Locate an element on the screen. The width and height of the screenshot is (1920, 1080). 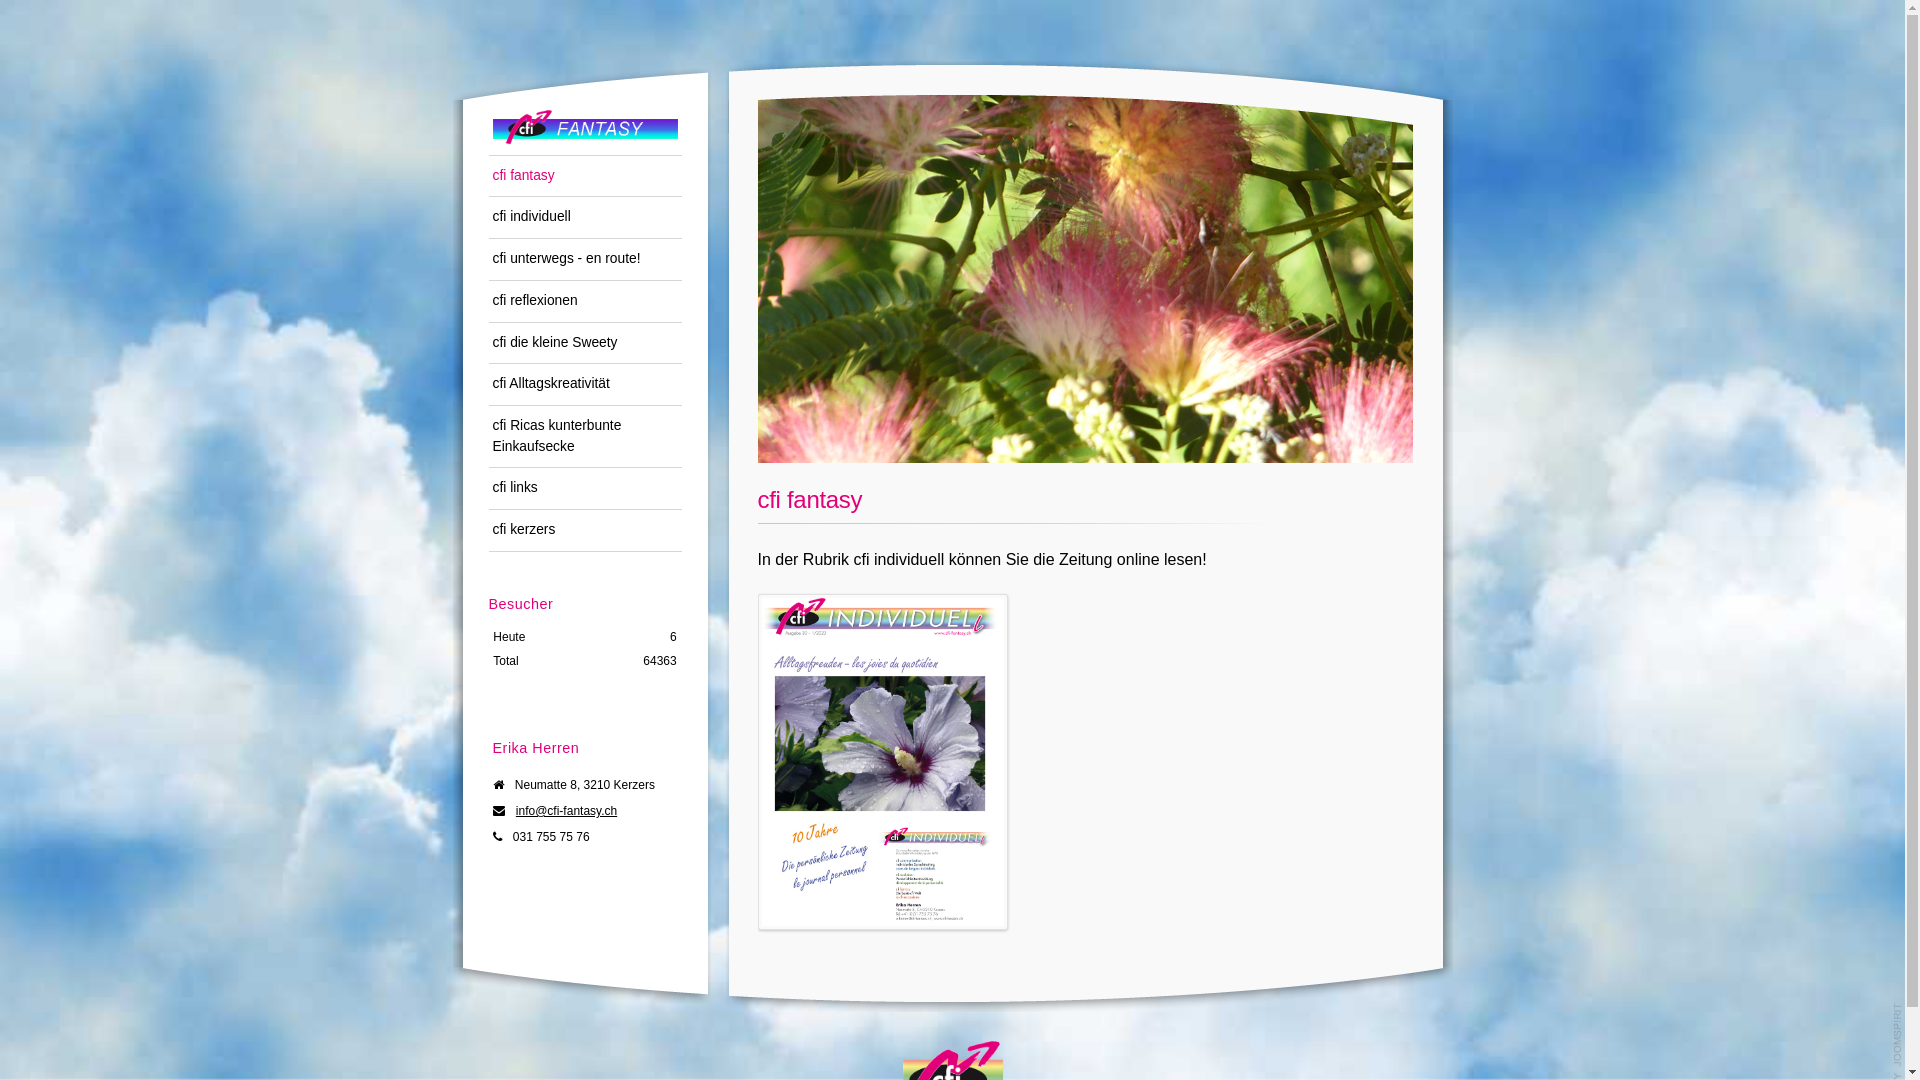
'cfi kerzers' is located at coordinates (583, 529).